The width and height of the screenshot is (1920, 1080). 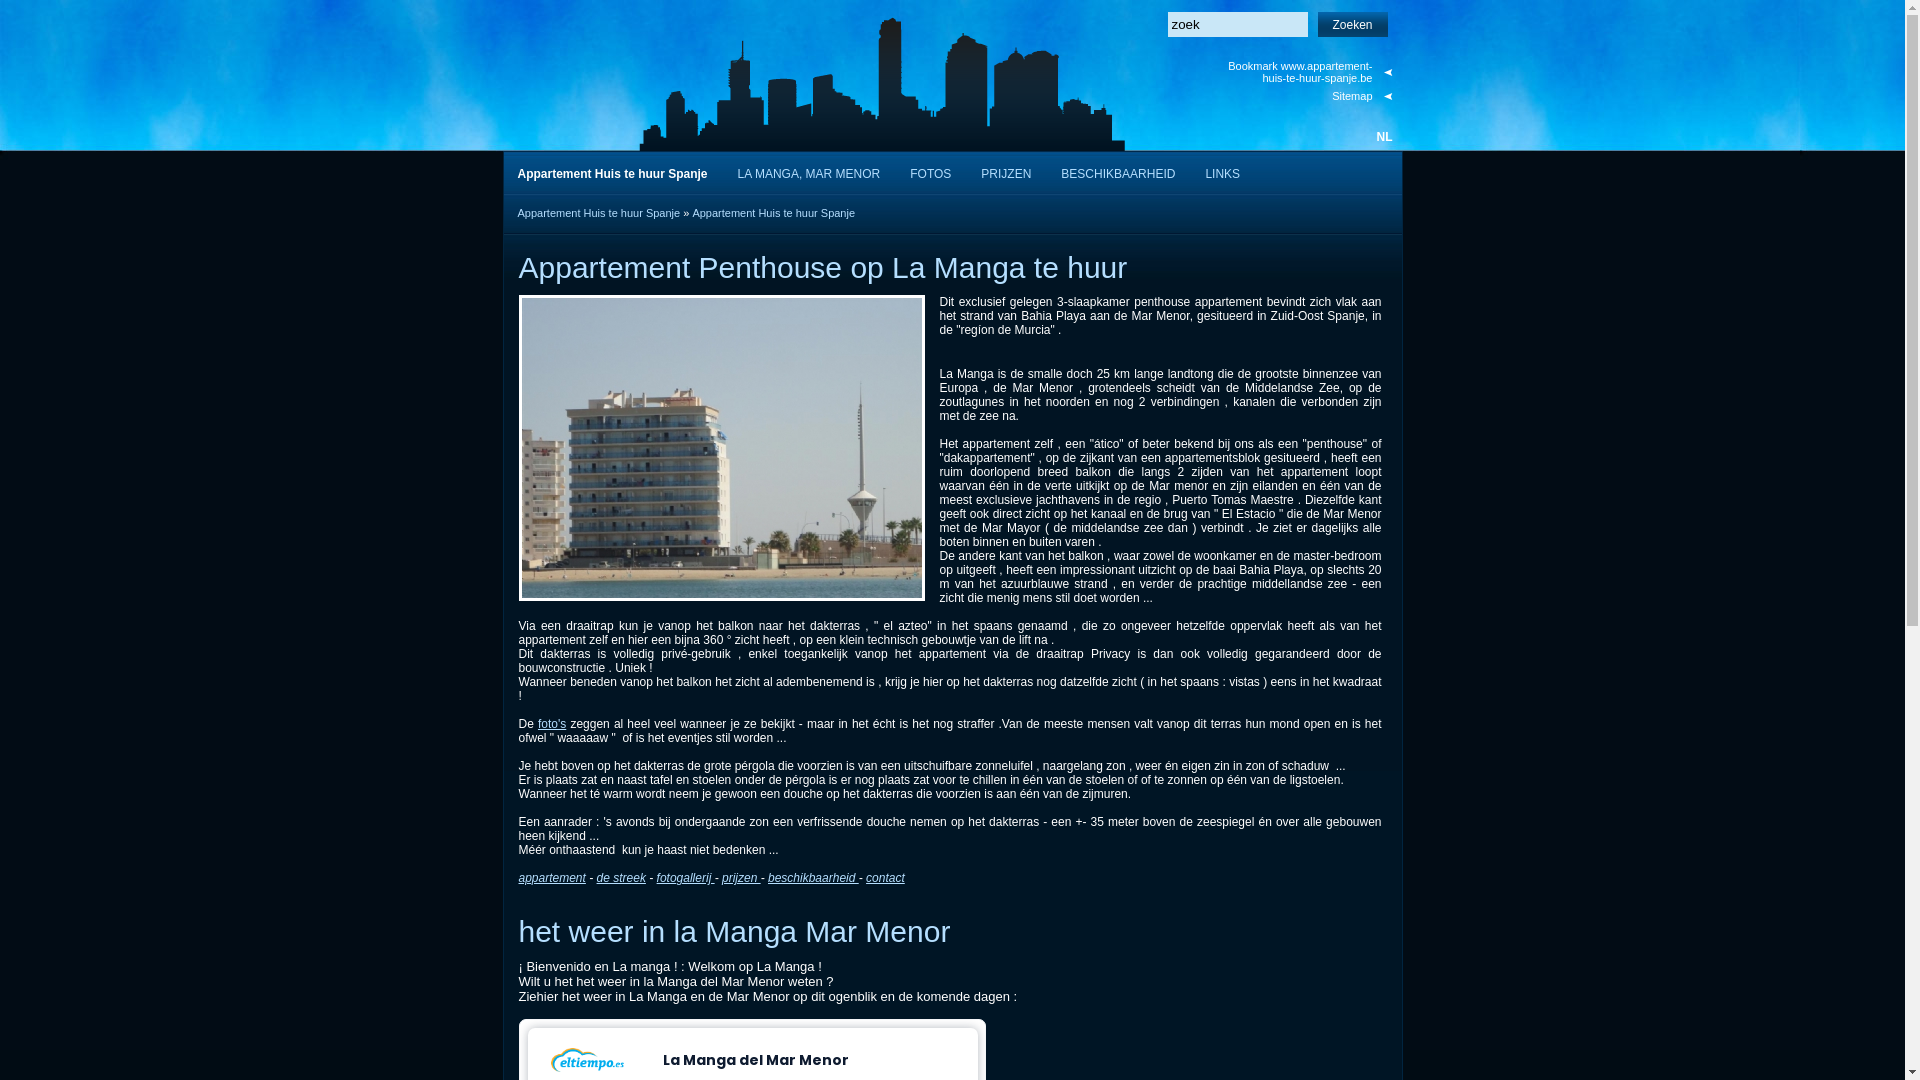 What do you see at coordinates (1221, 171) in the screenshot?
I see `'LINKS'` at bounding box center [1221, 171].